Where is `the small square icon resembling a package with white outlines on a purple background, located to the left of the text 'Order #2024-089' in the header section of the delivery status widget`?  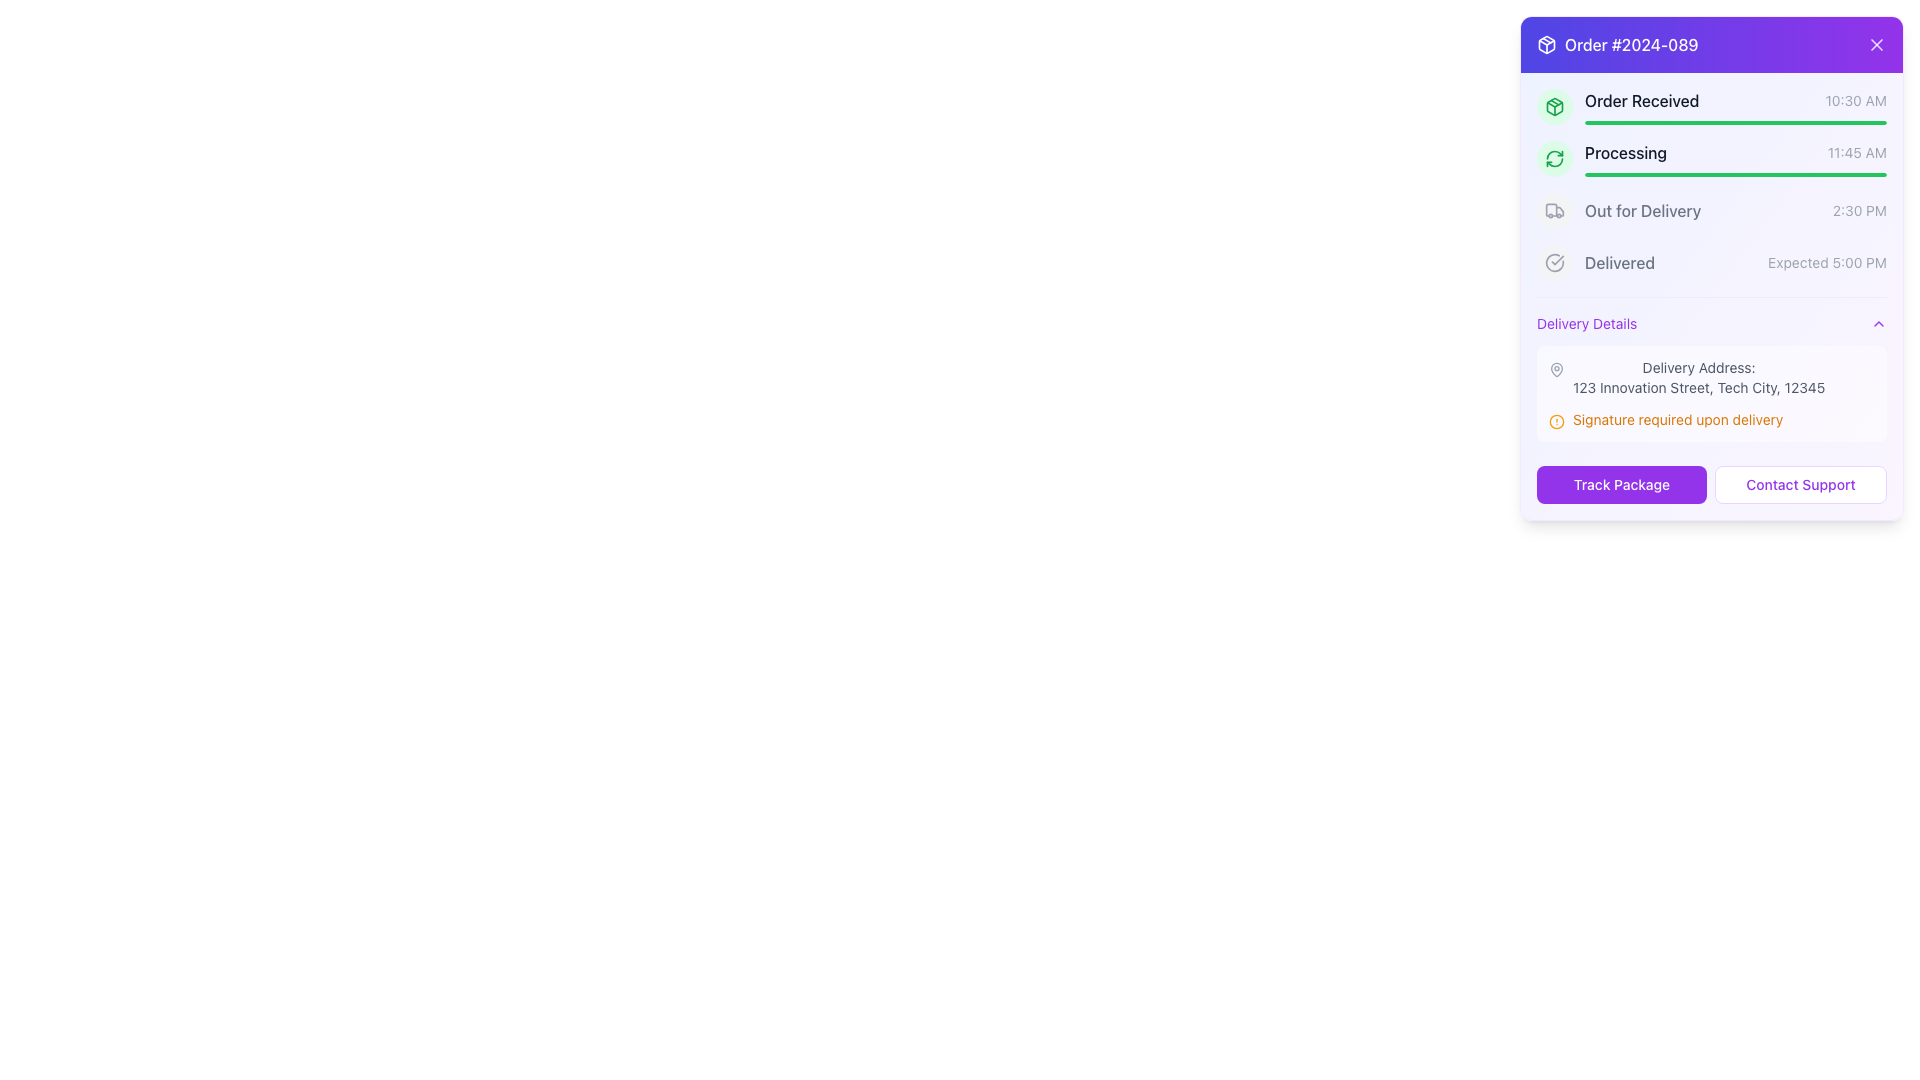 the small square icon resembling a package with white outlines on a purple background, located to the left of the text 'Order #2024-089' in the header section of the delivery status widget is located at coordinates (1545, 45).